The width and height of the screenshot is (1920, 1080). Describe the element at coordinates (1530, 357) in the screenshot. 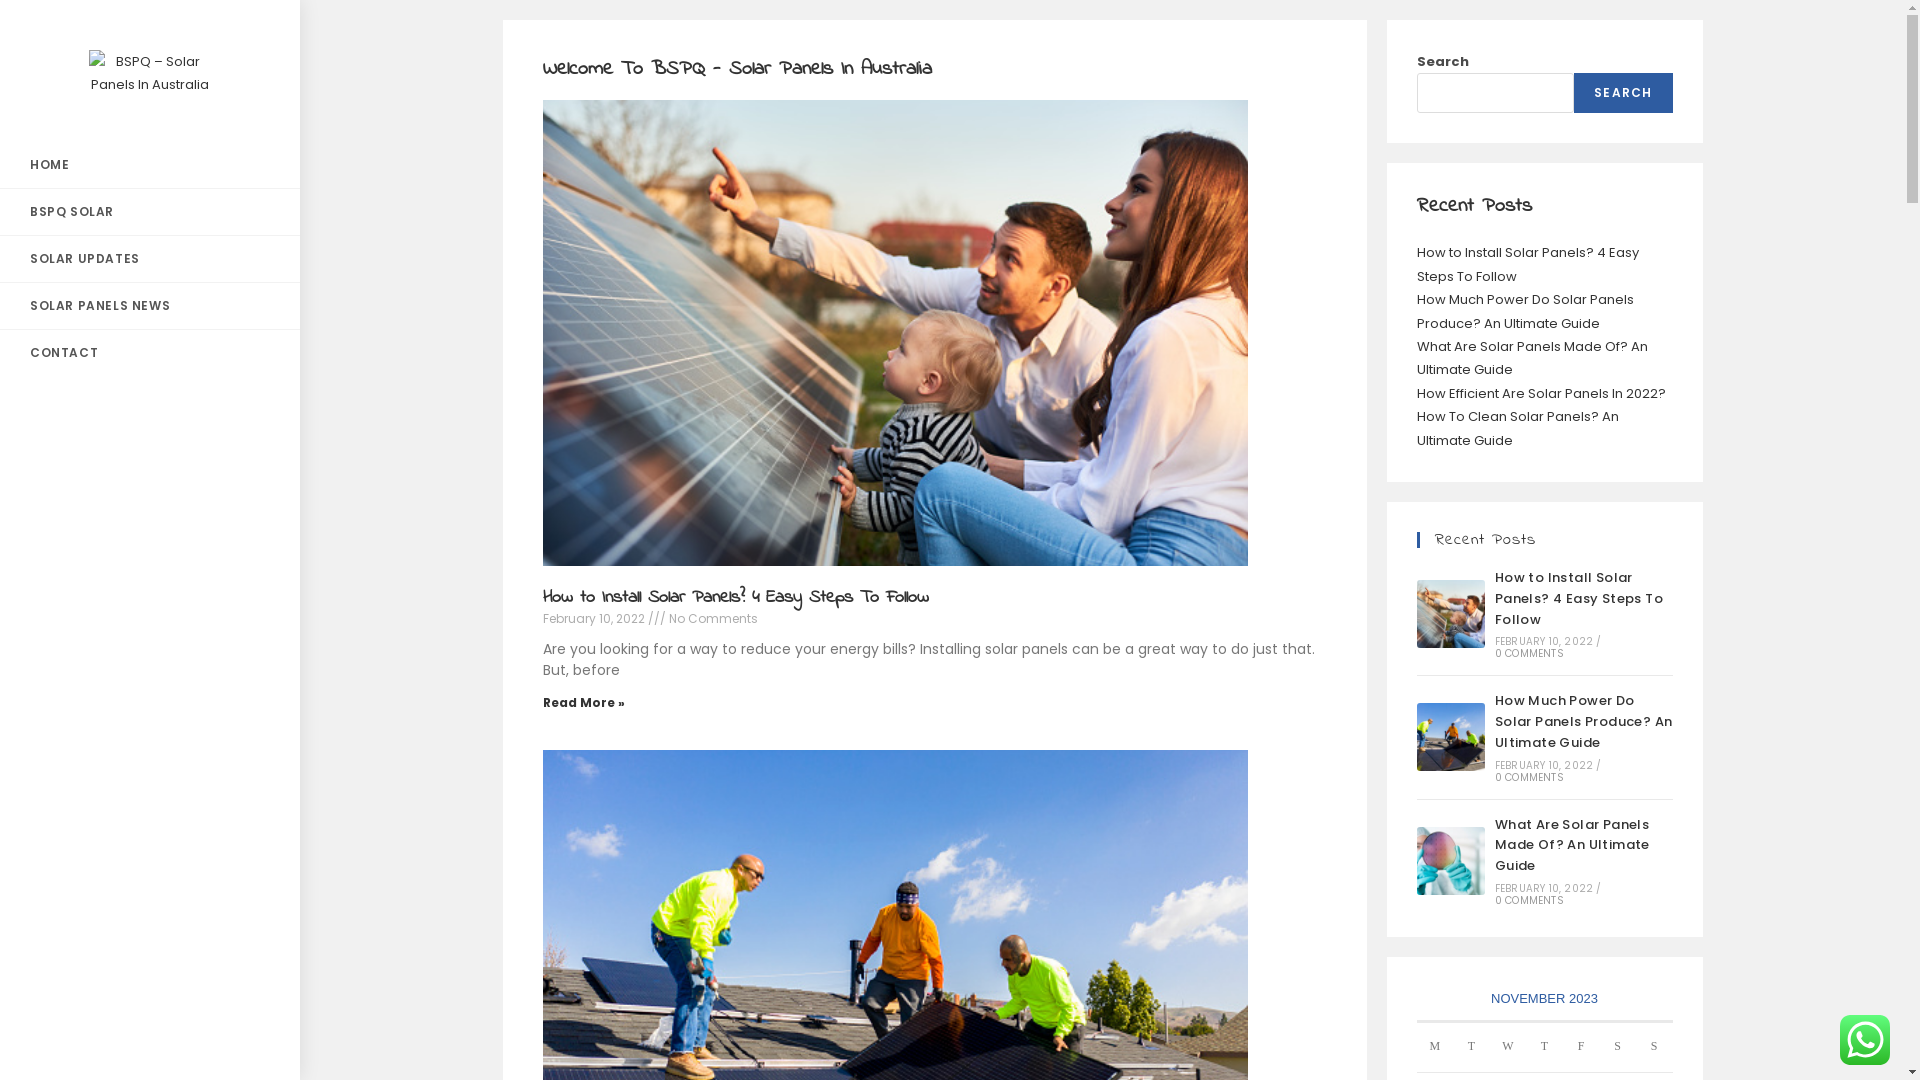

I see `'What Are Solar Panels Made Of? An Ultimate Guide'` at that location.